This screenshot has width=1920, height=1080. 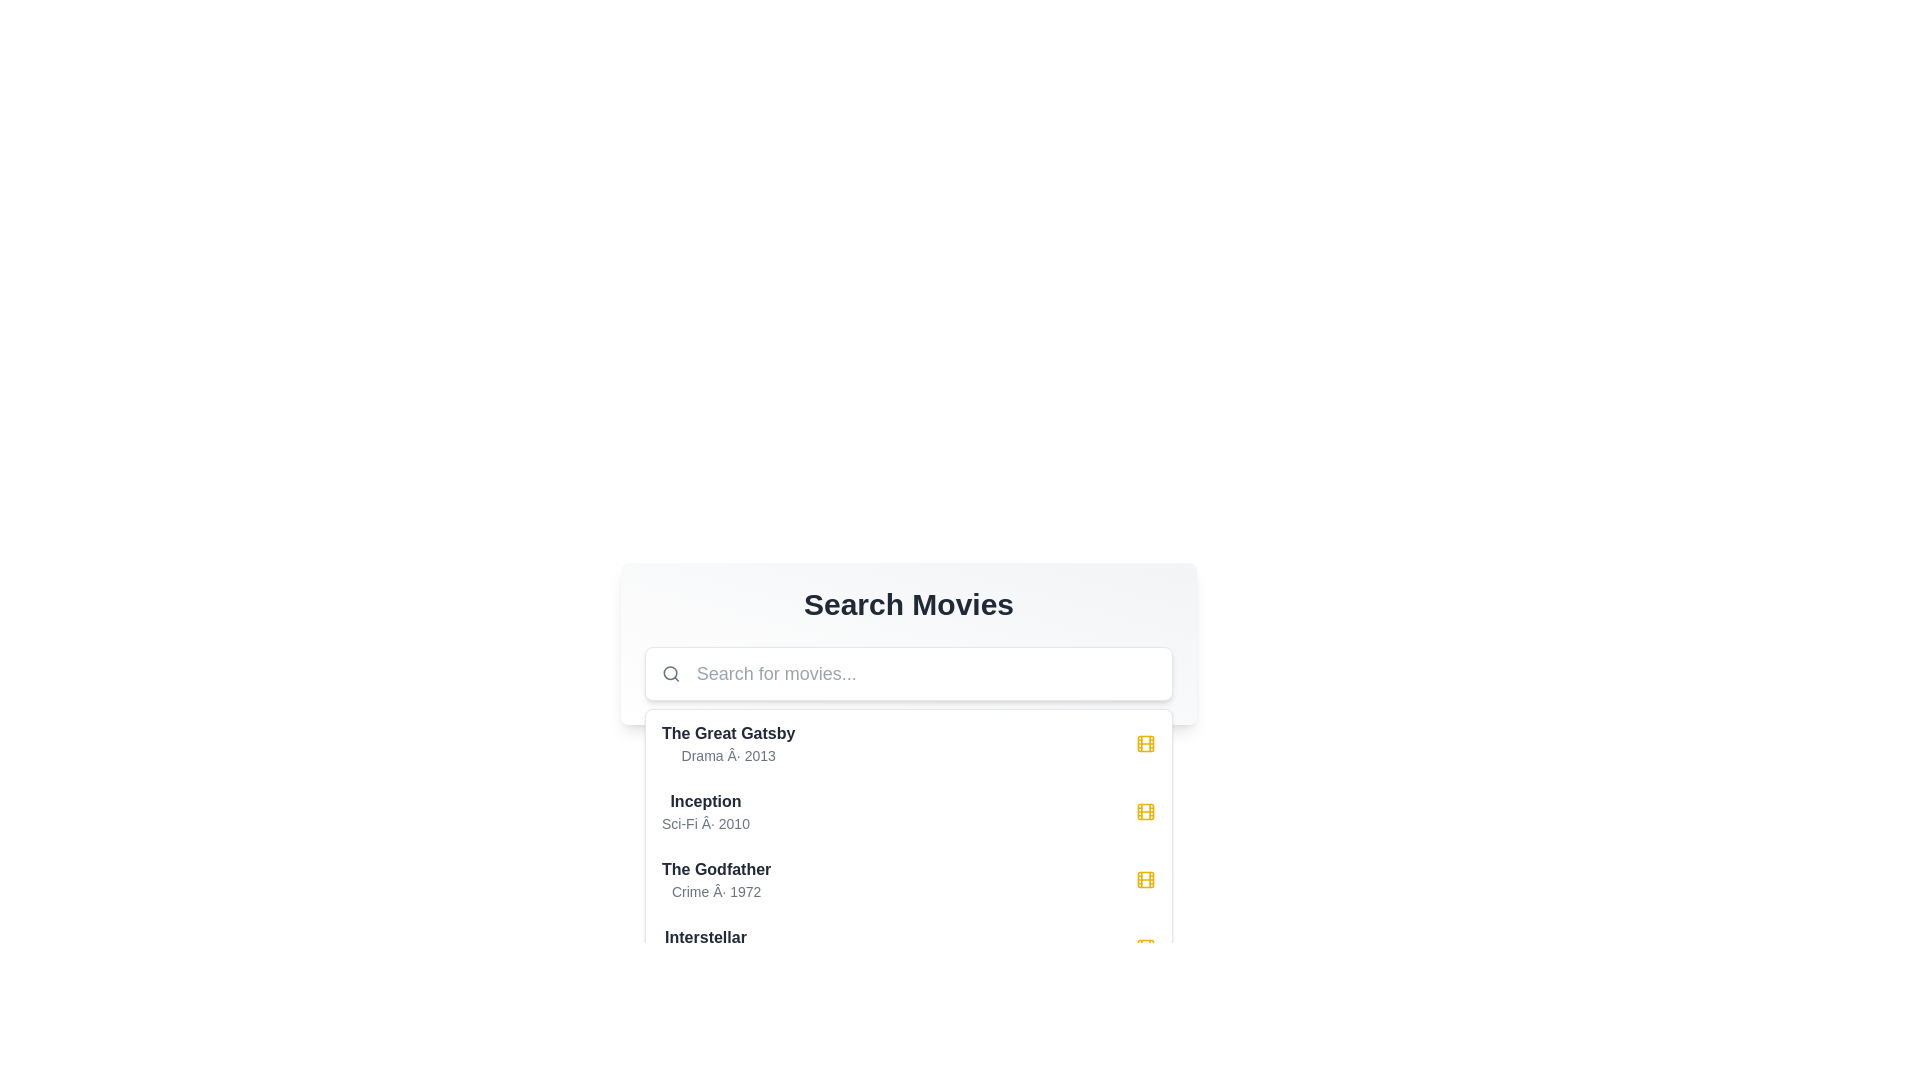 I want to click on the clickable list item representing the movie 'The Godfather,' which is the third row in a vertical list of movie items, so click(x=907, y=878).